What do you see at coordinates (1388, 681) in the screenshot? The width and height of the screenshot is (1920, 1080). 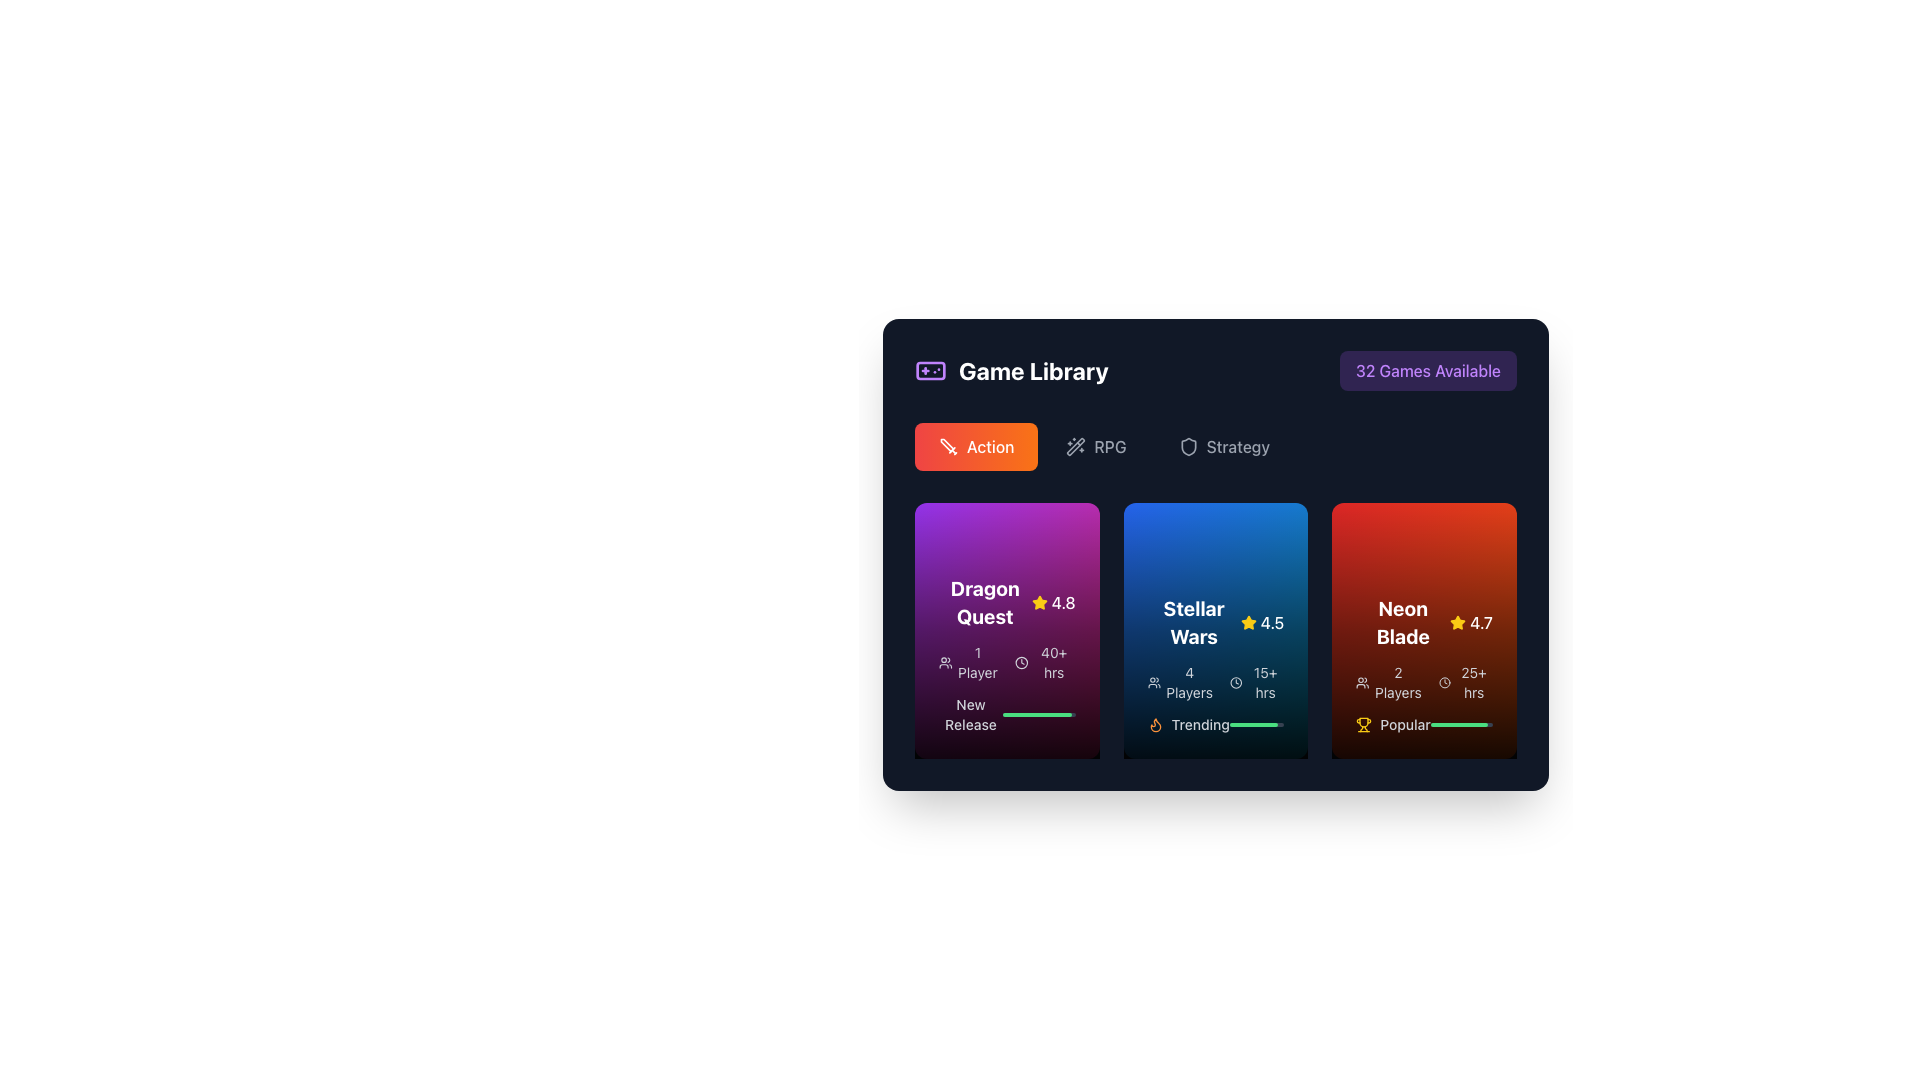 I see `informational text indicating the number of players supported by the 'Neon Blade' game, located in the lower-middle area of the red card` at bounding box center [1388, 681].